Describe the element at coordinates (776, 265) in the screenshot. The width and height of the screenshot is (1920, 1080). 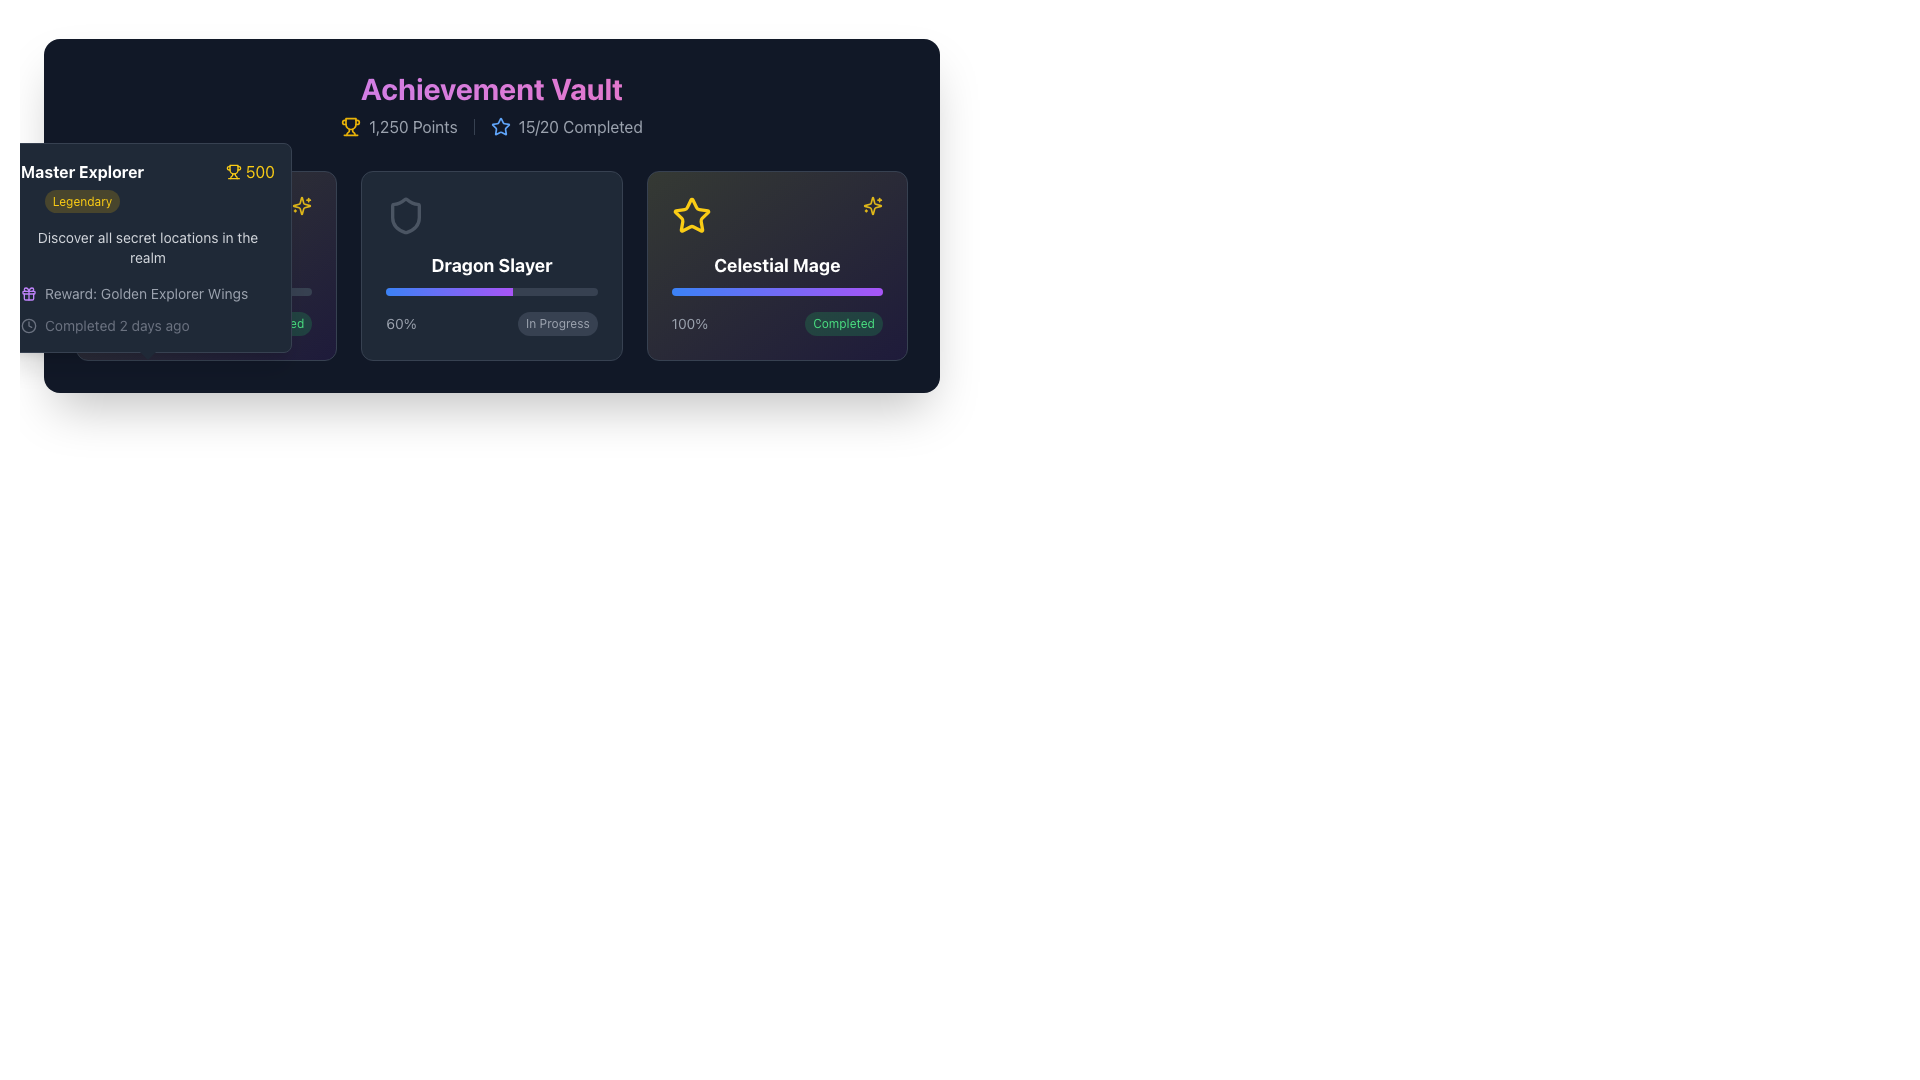
I see `the title 'Celestial Mage' displayed in a bold white font on a dark background, located at the center-top of the right card in a three-card layout` at that location.